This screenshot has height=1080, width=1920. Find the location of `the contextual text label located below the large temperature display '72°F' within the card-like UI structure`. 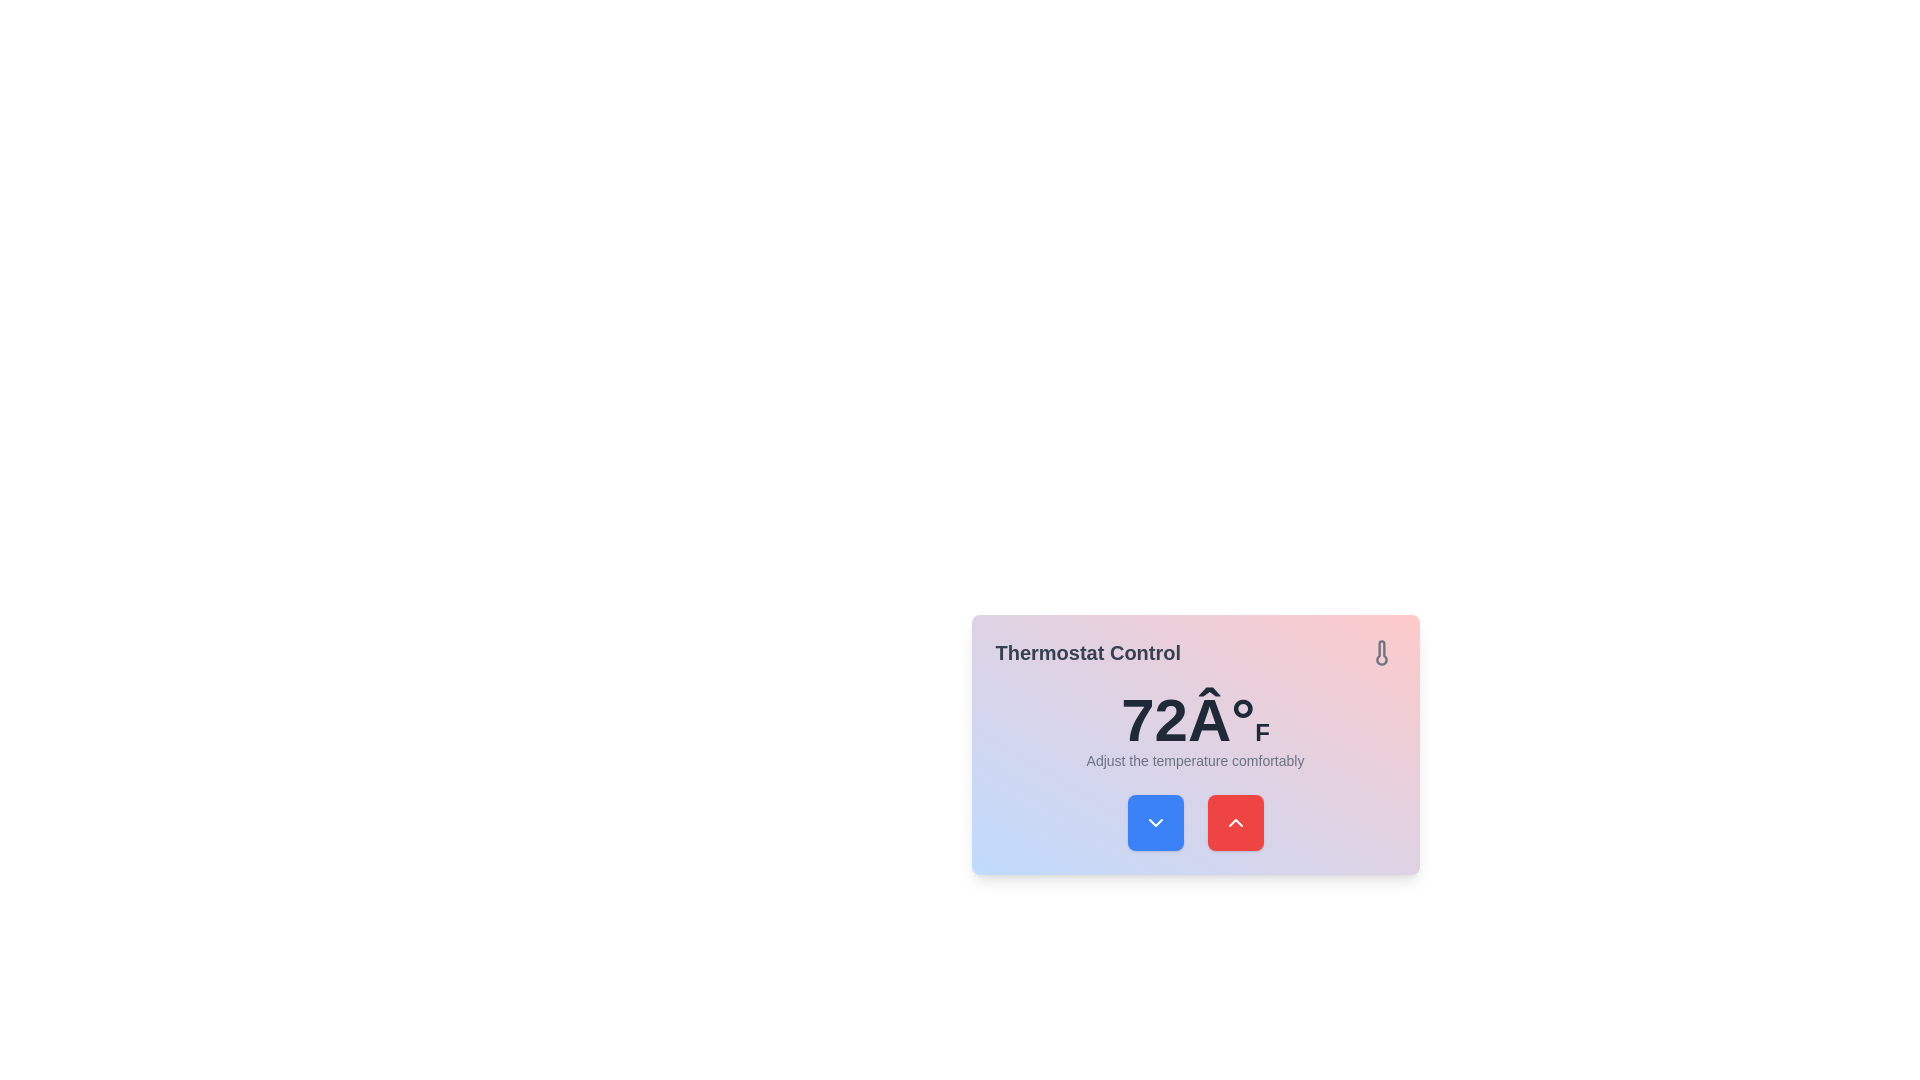

the contextual text label located below the large temperature display '72°F' within the card-like UI structure is located at coordinates (1195, 760).